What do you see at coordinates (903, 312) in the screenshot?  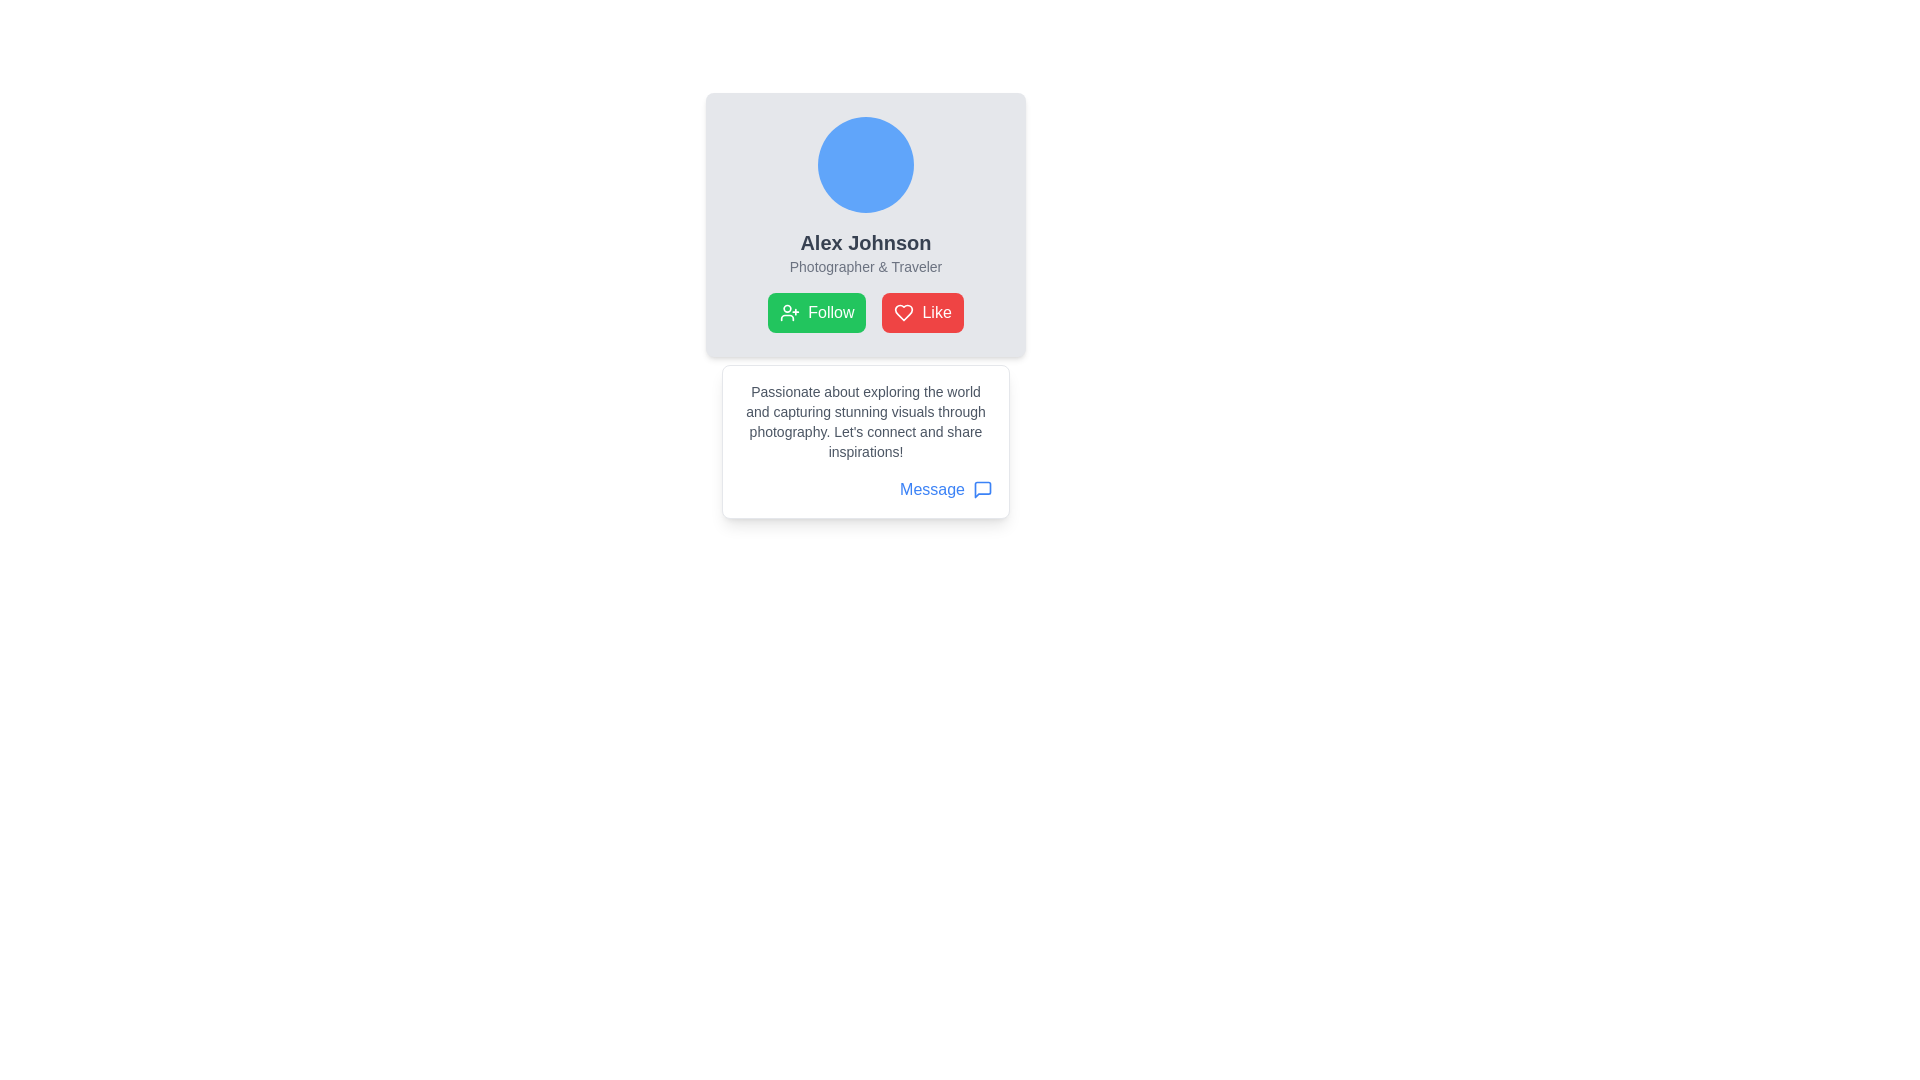 I see `the red heart-shaped icon located within the 'Like' button` at bounding box center [903, 312].